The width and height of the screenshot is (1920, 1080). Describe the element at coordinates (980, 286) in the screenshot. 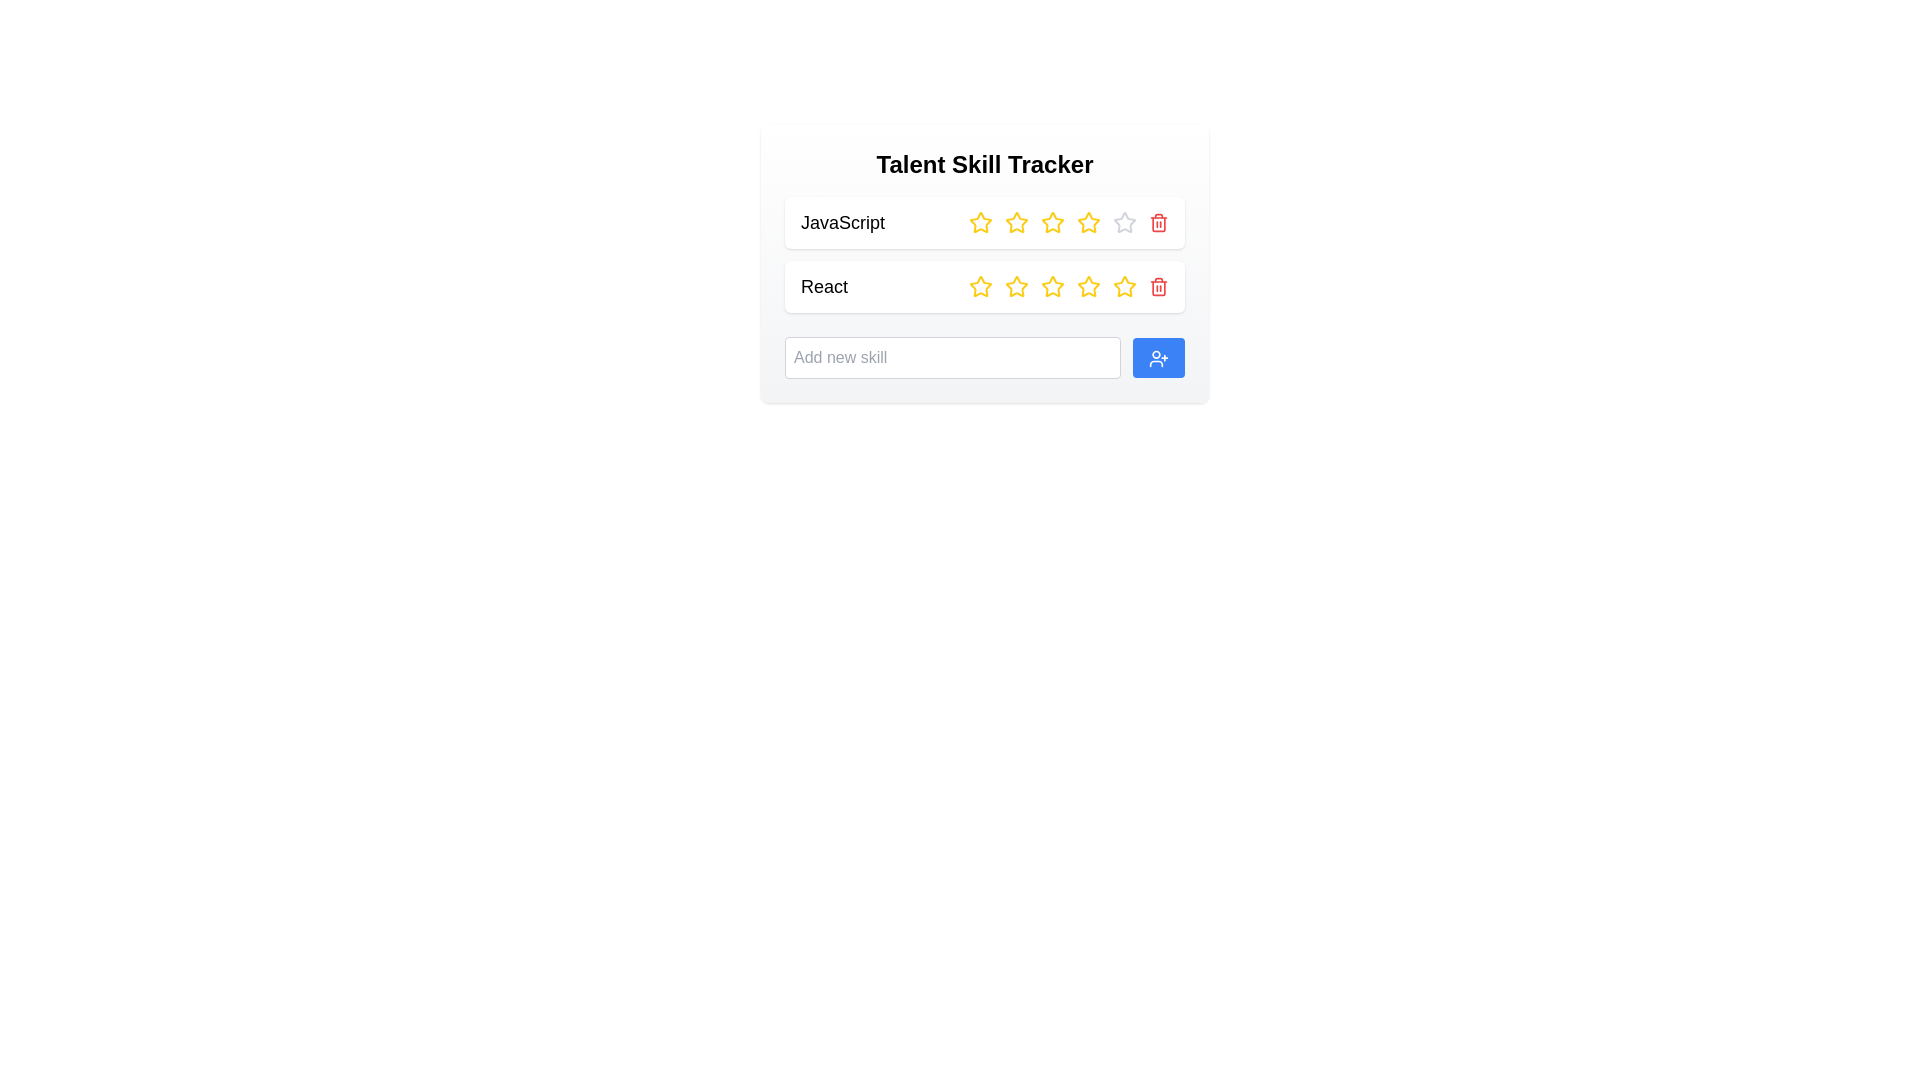

I see `the first star icon representing the 'React' skill rating` at that location.